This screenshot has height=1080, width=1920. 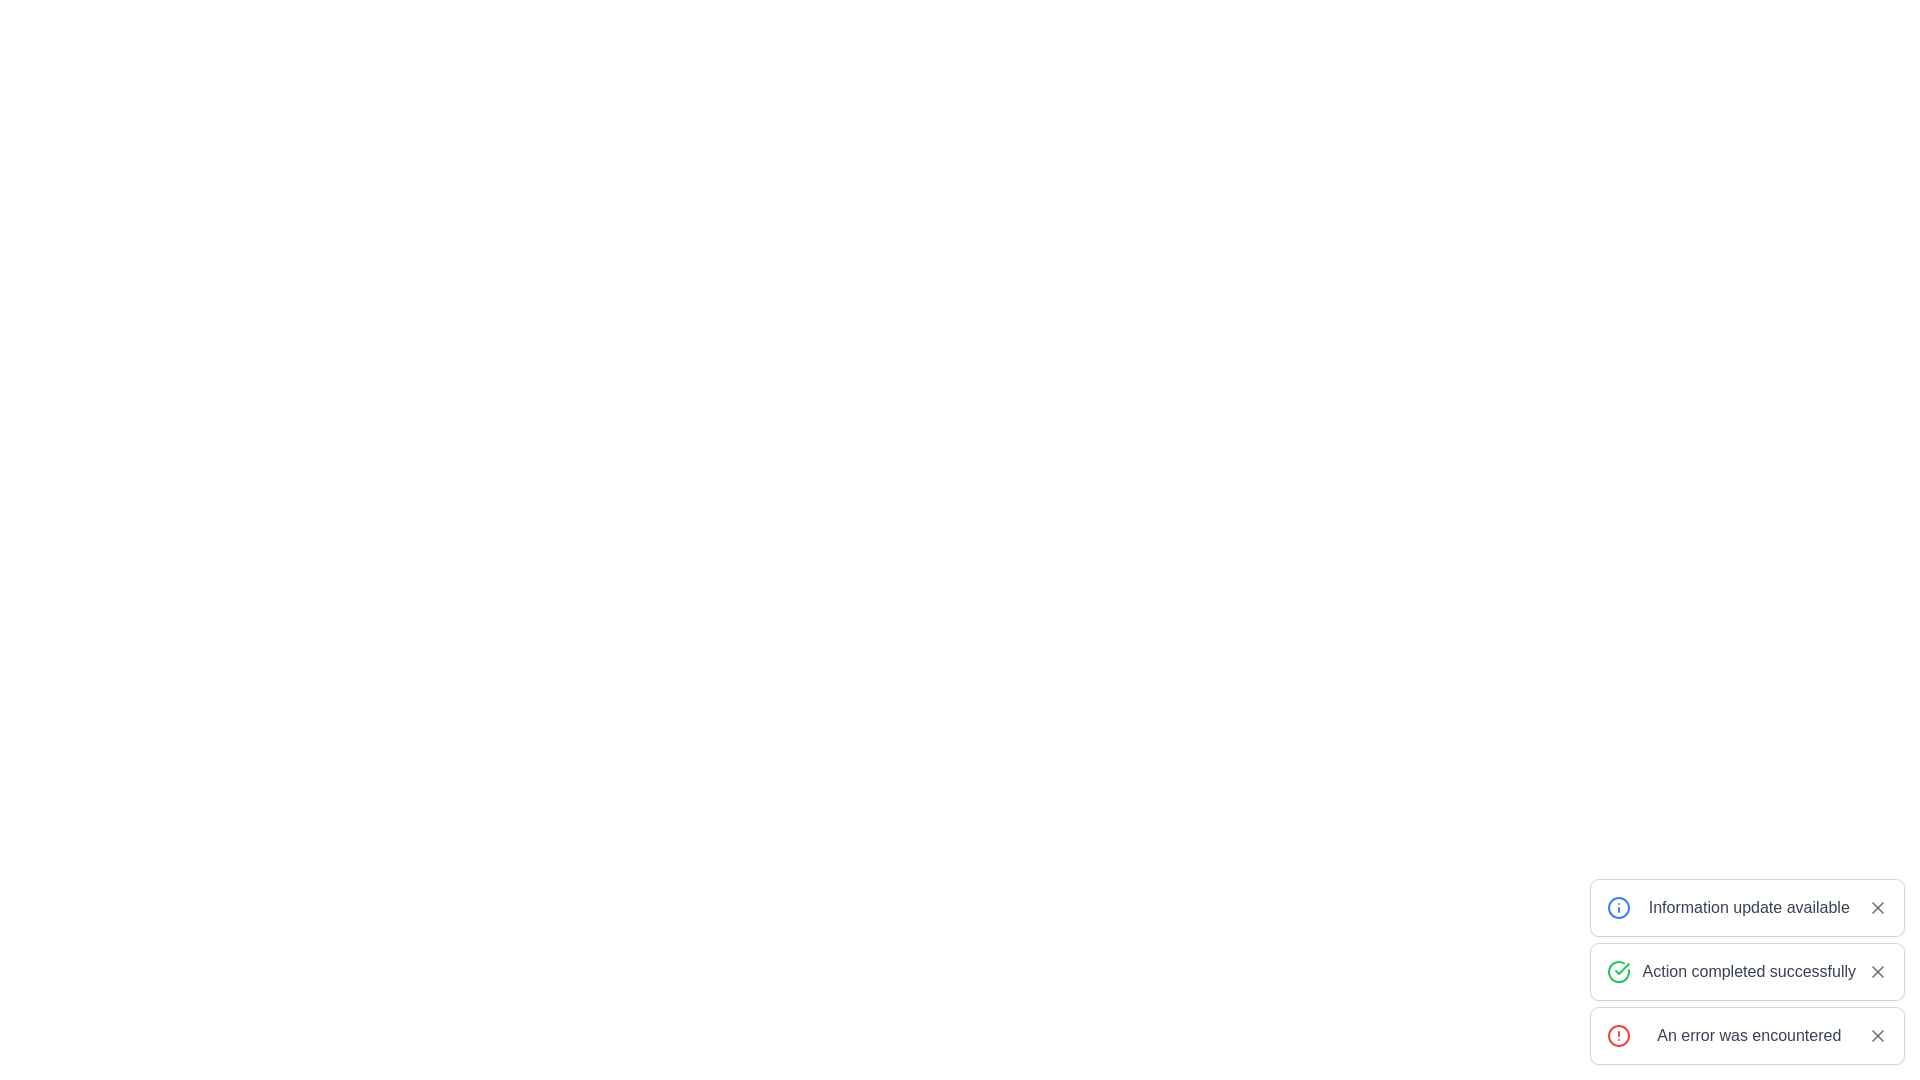 What do you see at coordinates (1876, 907) in the screenshot?
I see `the compact diagonal cross icon located at the far-right of the notification card labeled 'Information update available'` at bounding box center [1876, 907].